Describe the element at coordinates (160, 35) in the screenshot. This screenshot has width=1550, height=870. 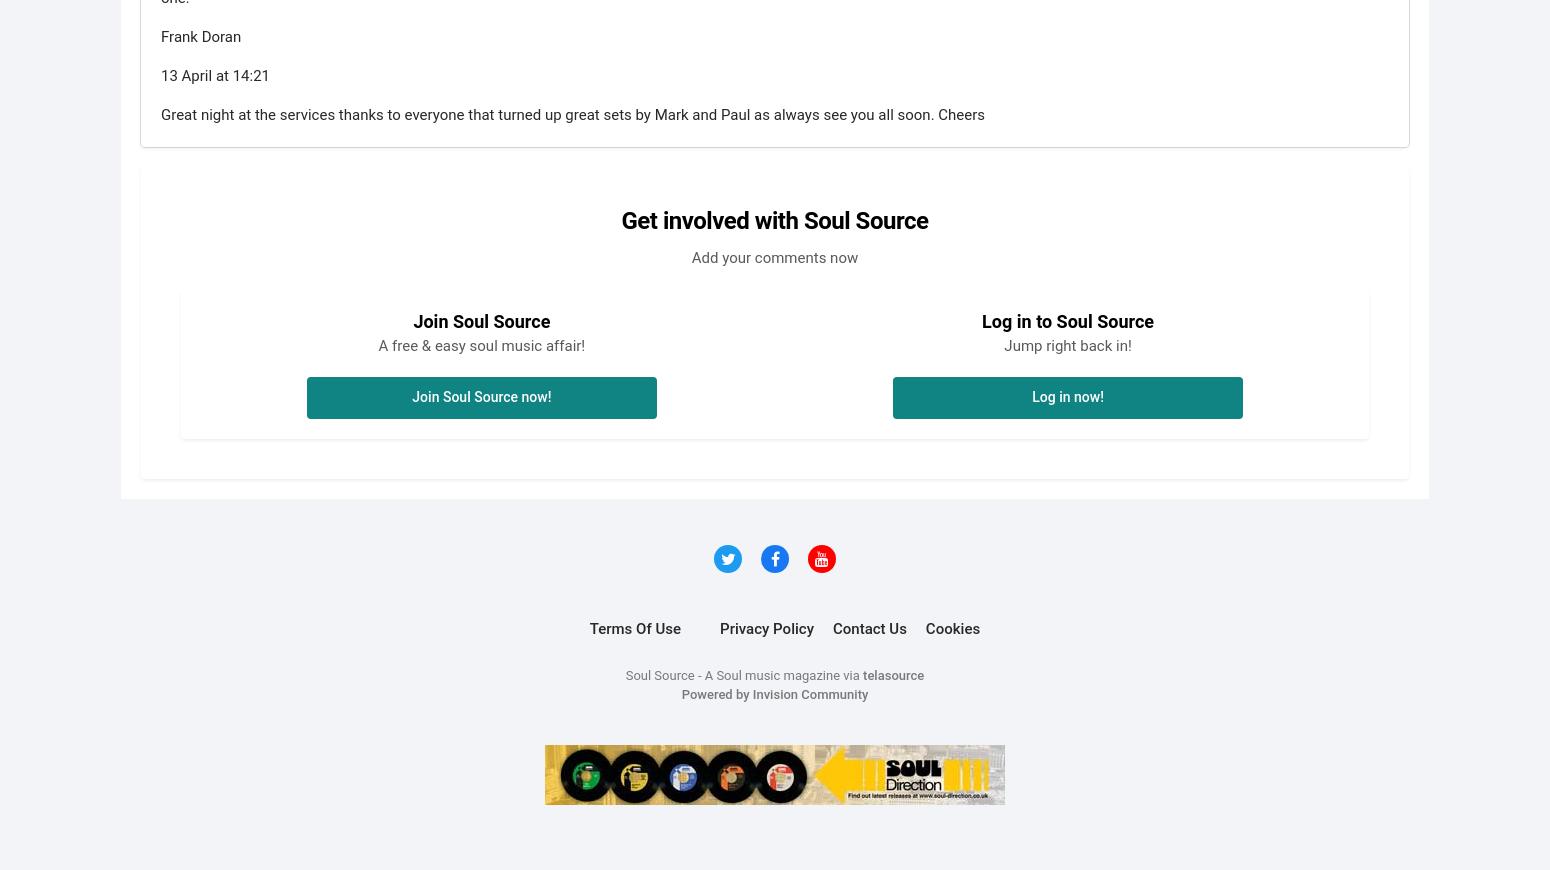
I see `'Frank Doran'` at that location.